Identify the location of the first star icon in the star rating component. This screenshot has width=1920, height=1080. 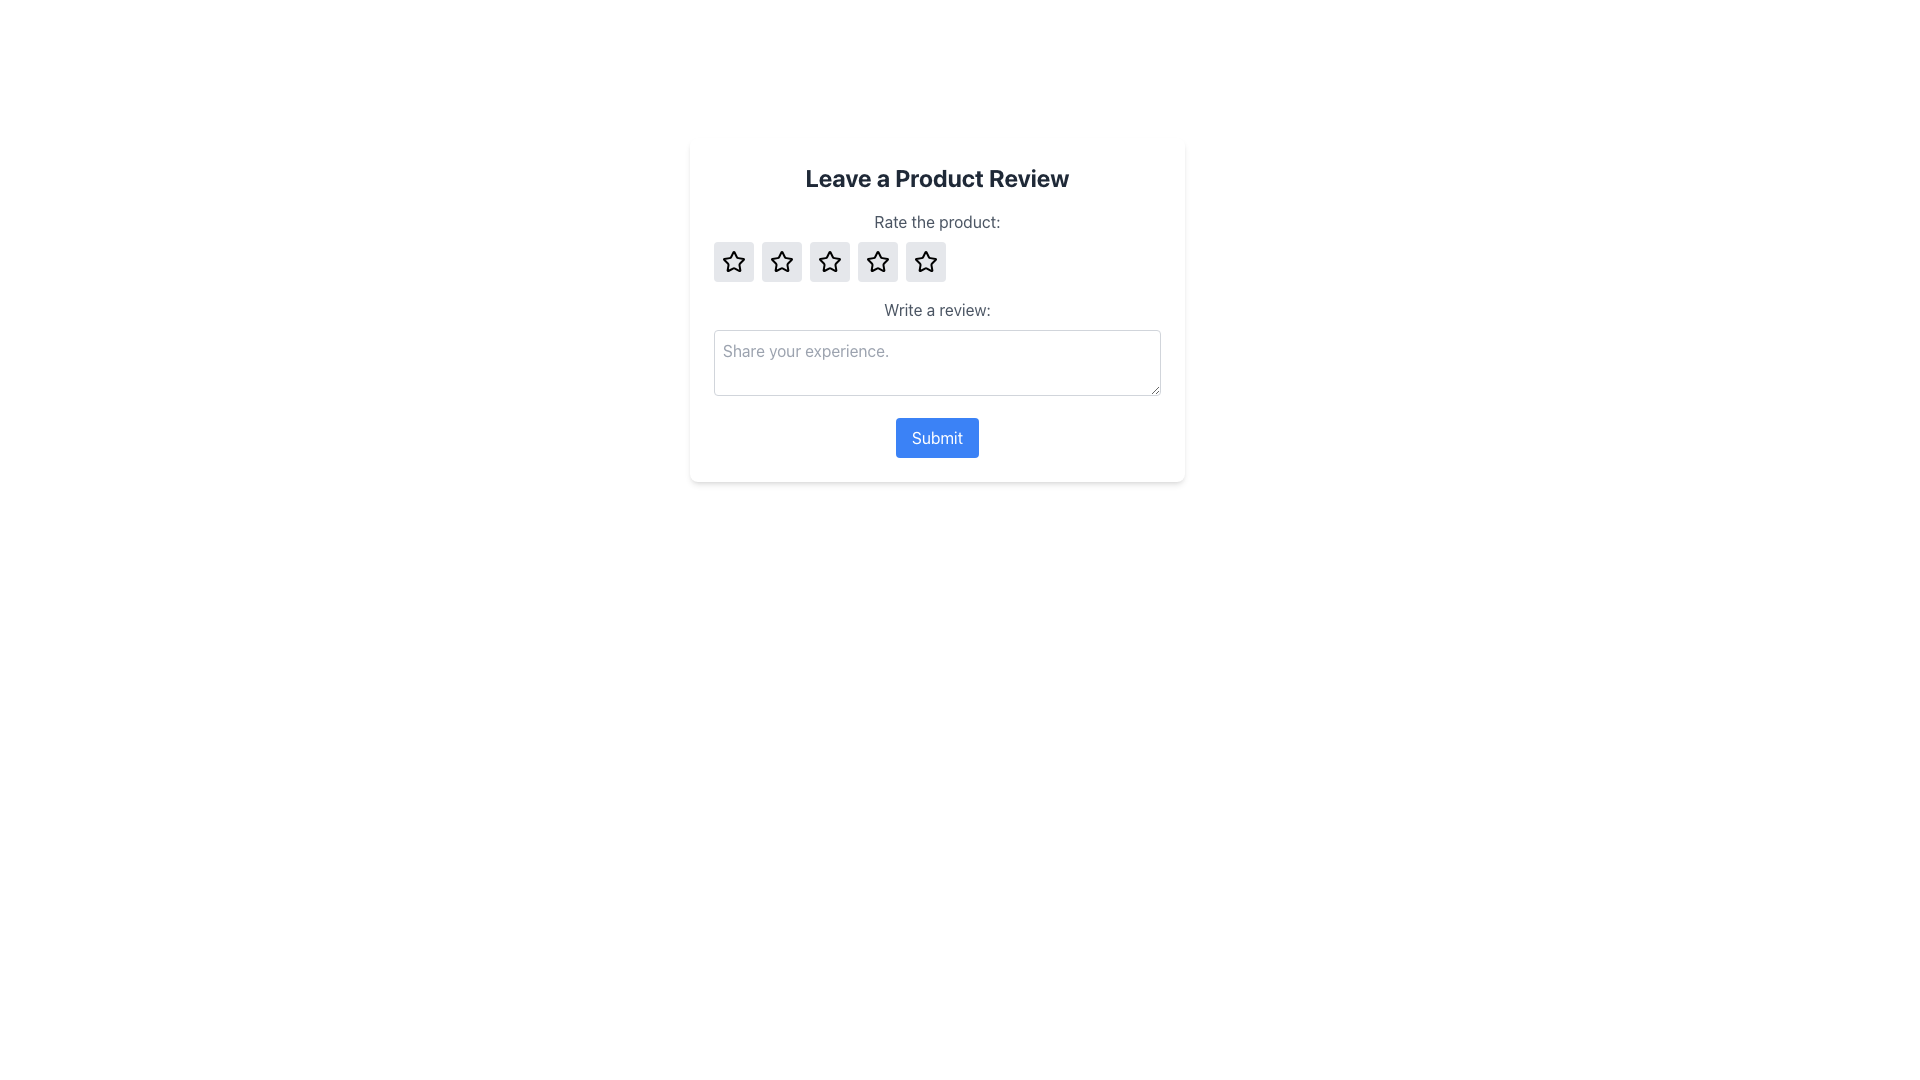
(733, 260).